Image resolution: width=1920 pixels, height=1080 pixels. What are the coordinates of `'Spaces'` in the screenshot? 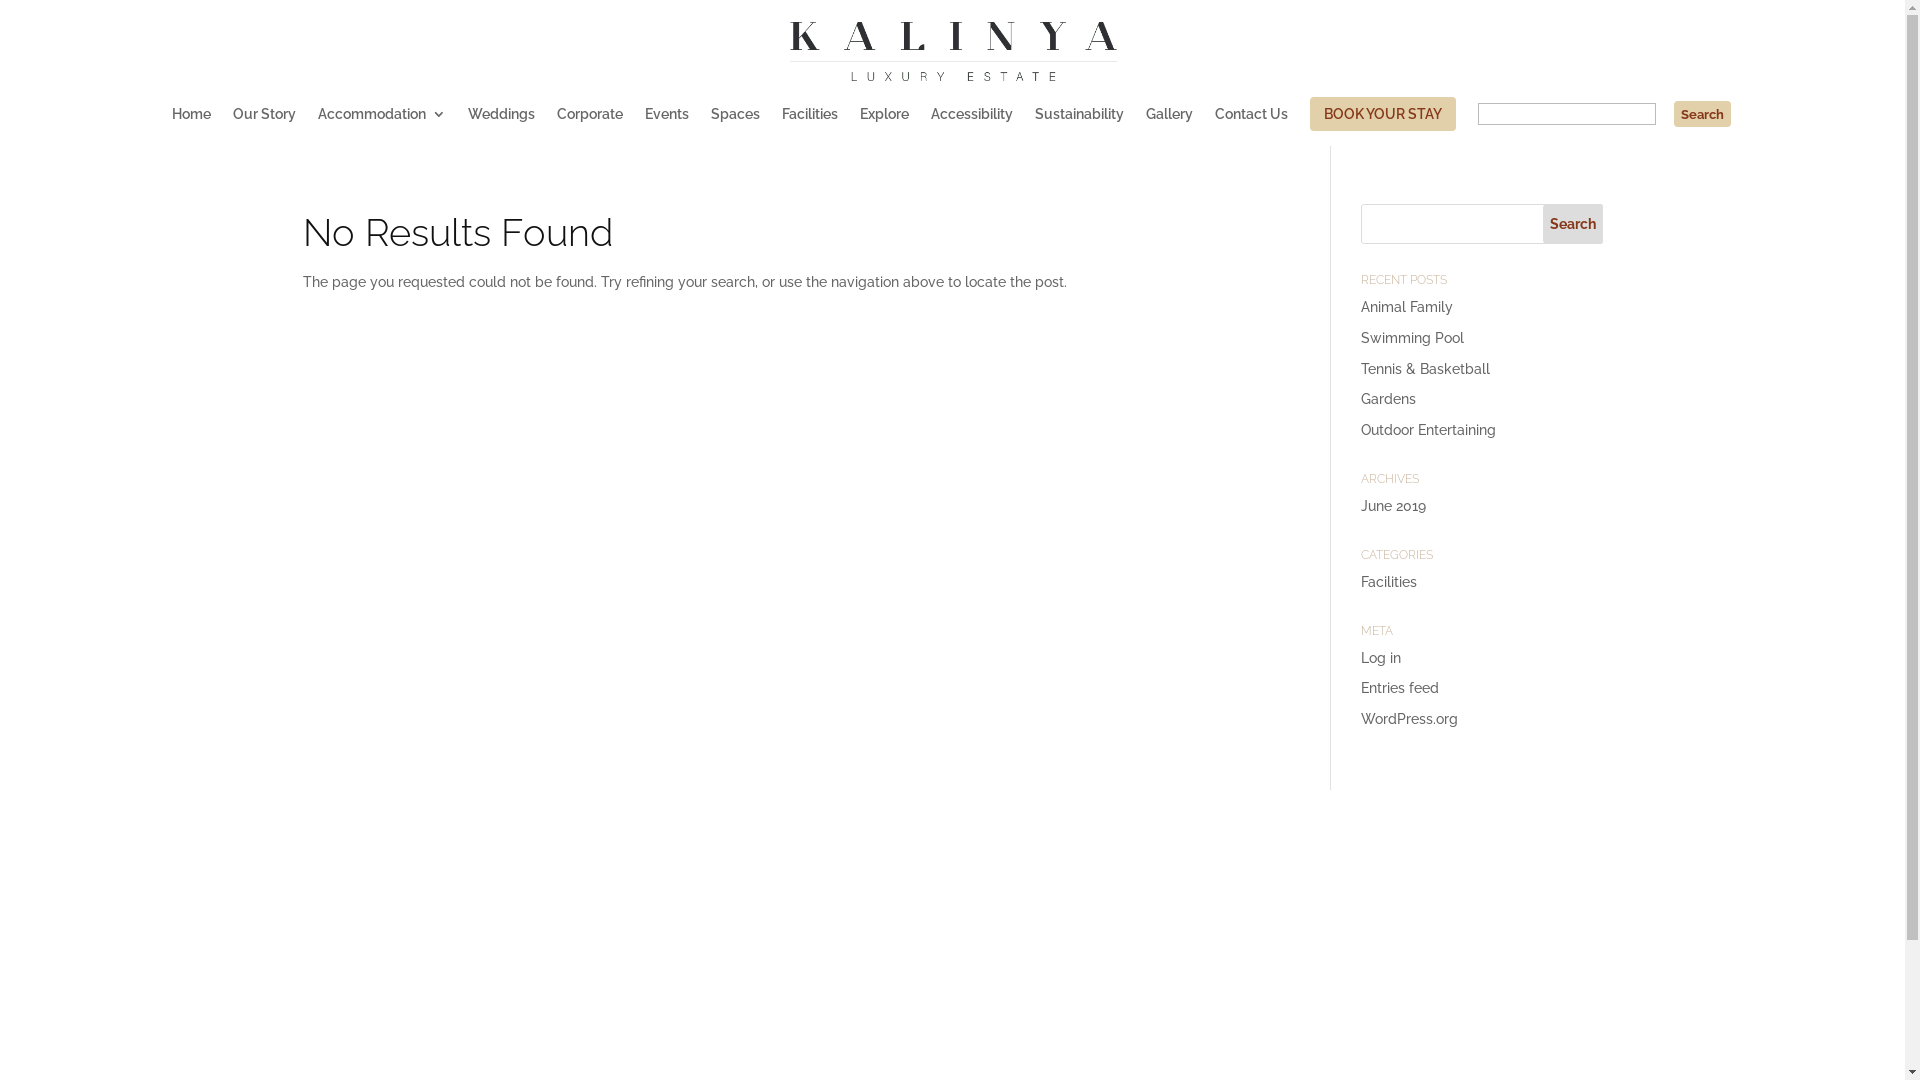 It's located at (734, 123).